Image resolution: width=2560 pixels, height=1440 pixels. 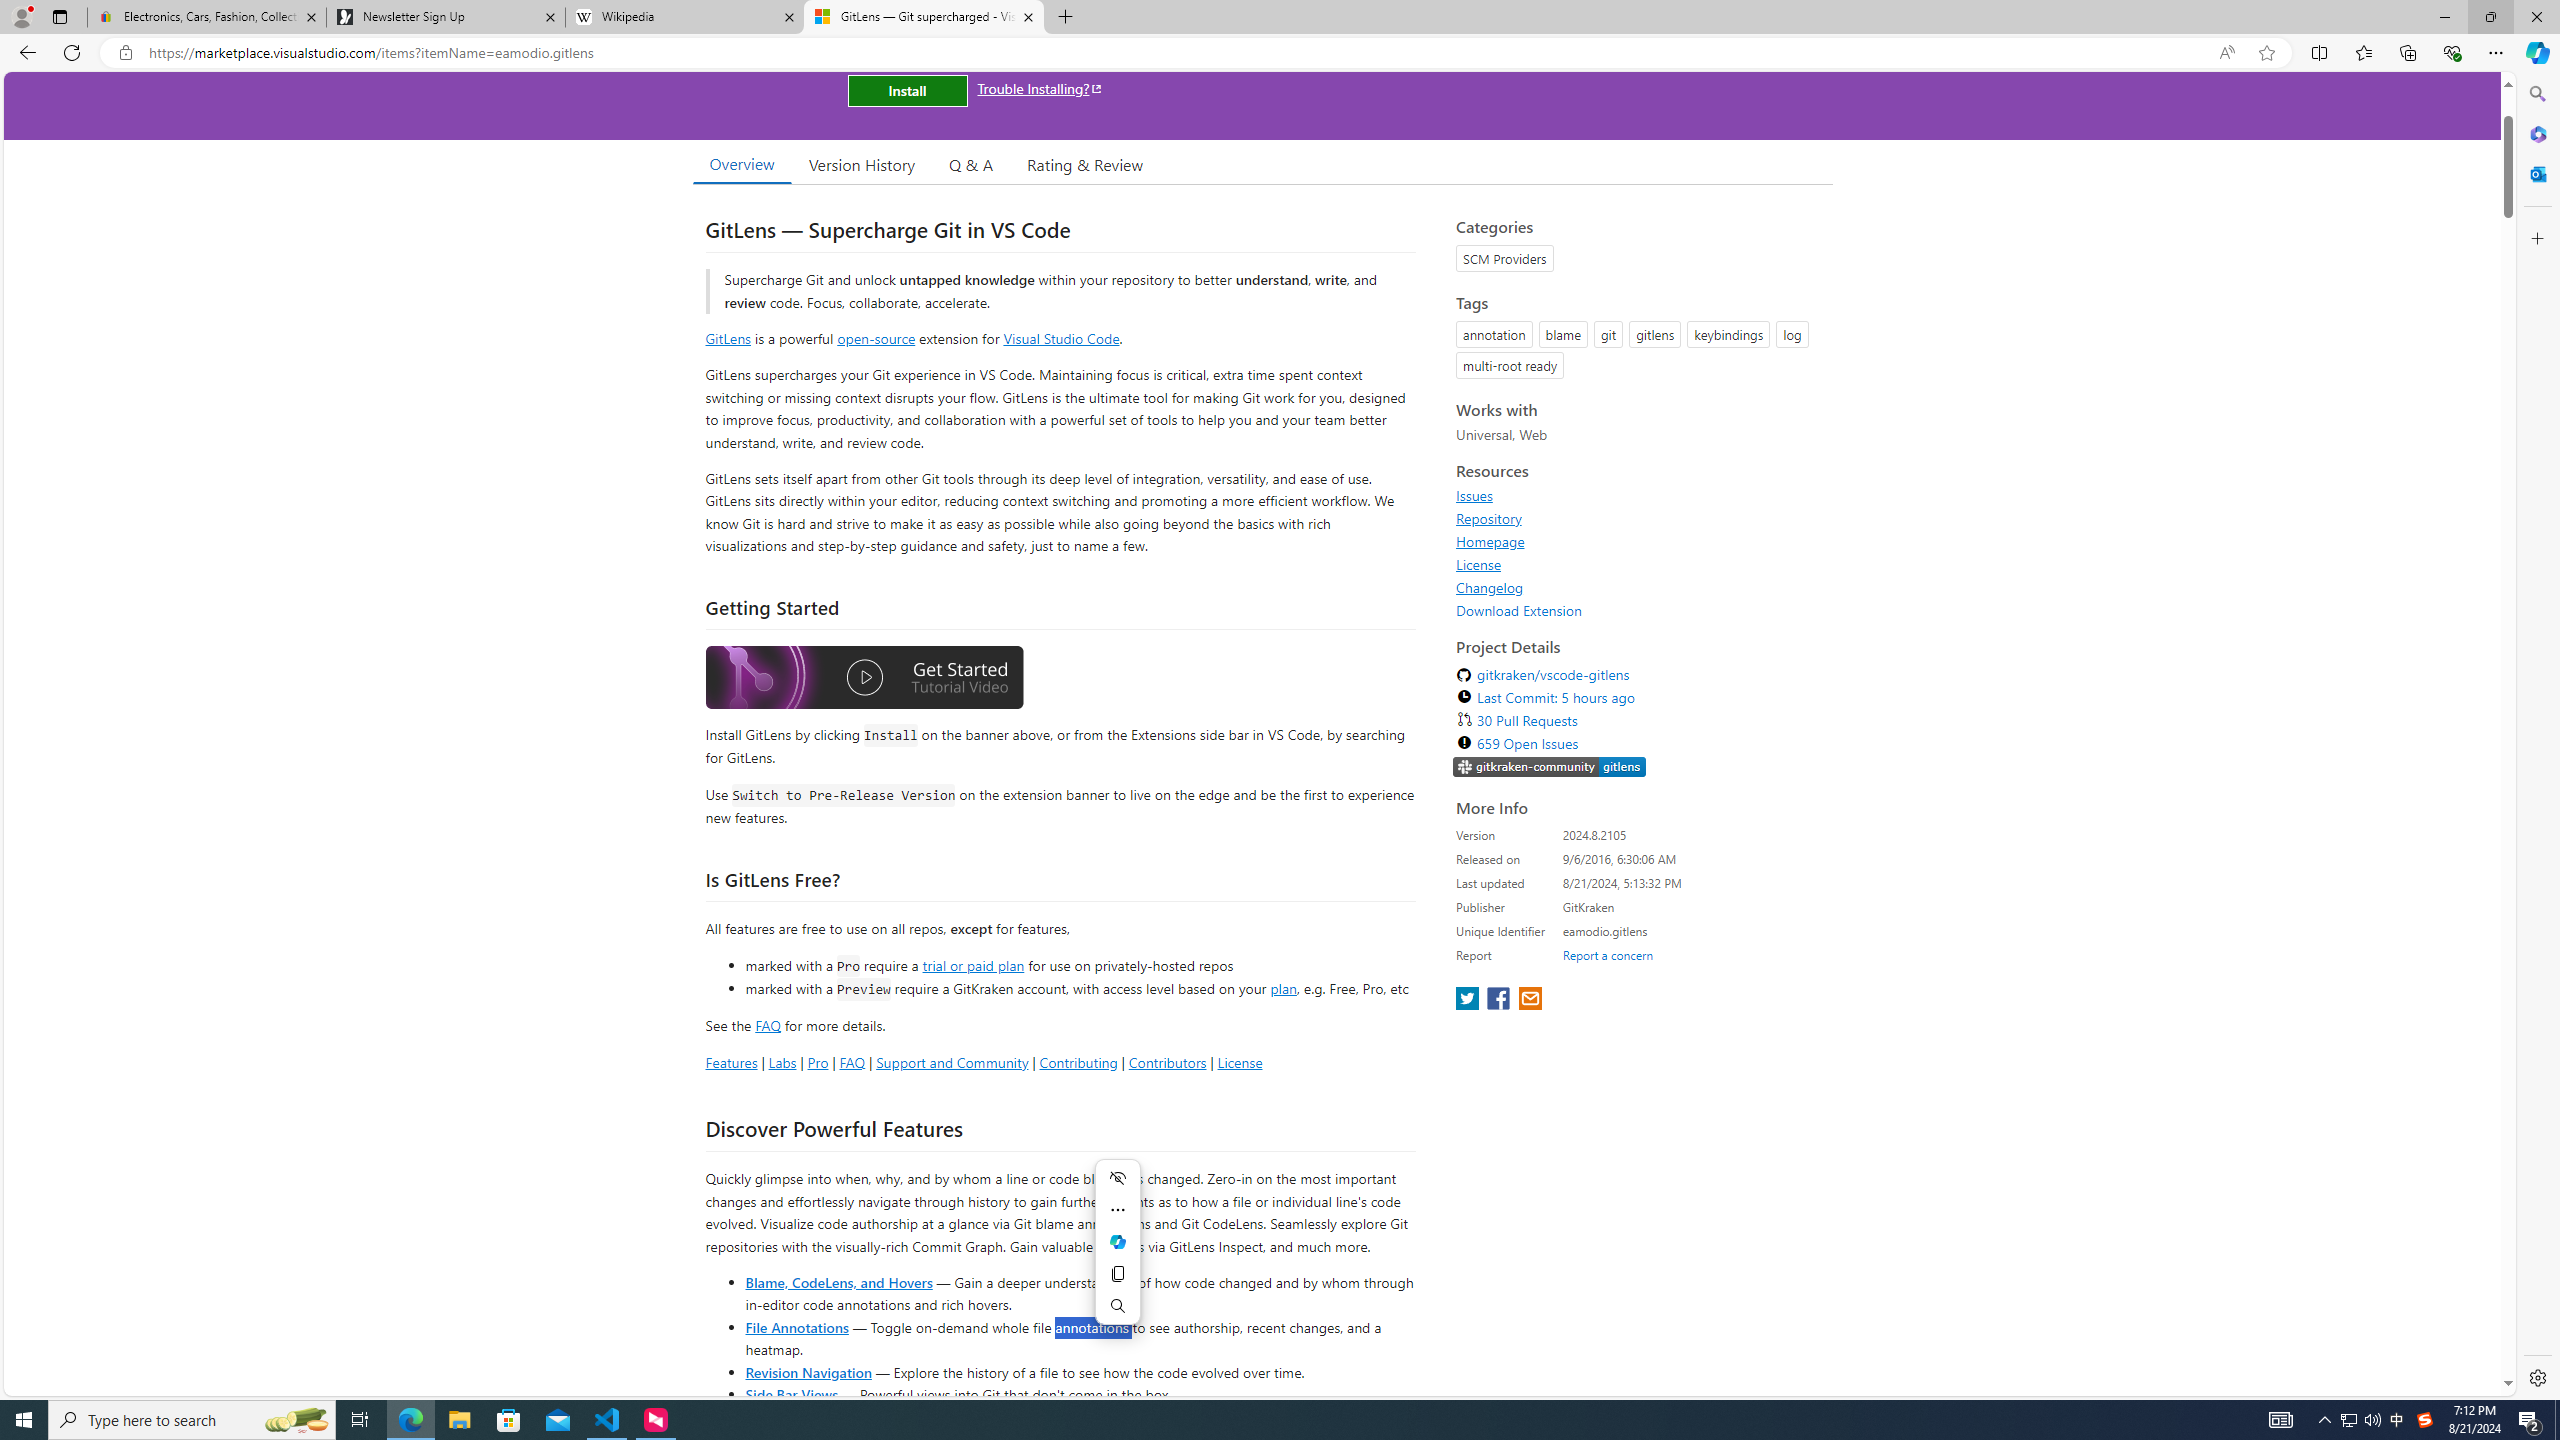 What do you see at coordinates (1085, 164) in the screenshot?
I see `'Rating & Review'` at bounding box center [1085, 164].